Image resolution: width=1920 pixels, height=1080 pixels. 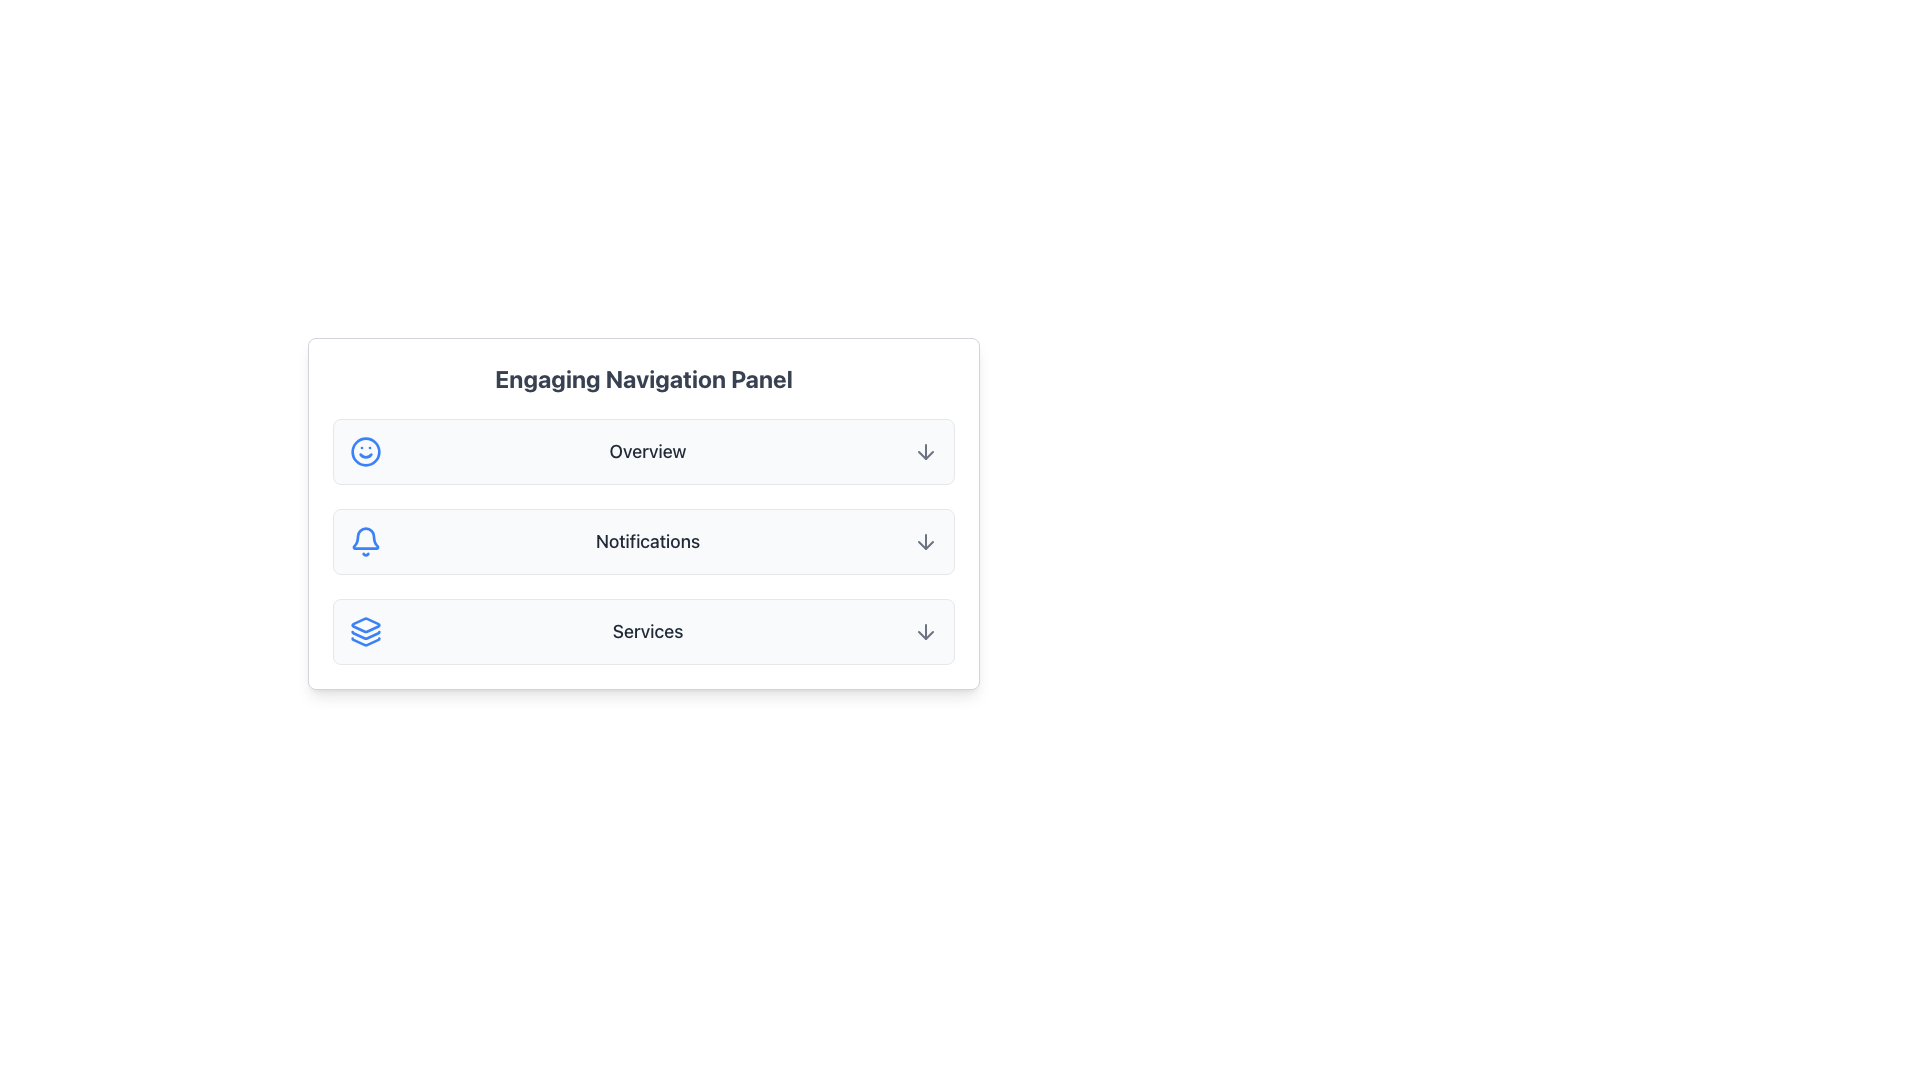 What do you see at coordinates (643, 542) in the screenshot?
I see `the 'Notifications' button, which is a rectangular element with a light gray background, a blue notification bell icon on the left, and a gray downward arrow icon on the right` at bounding box center [643, 542].